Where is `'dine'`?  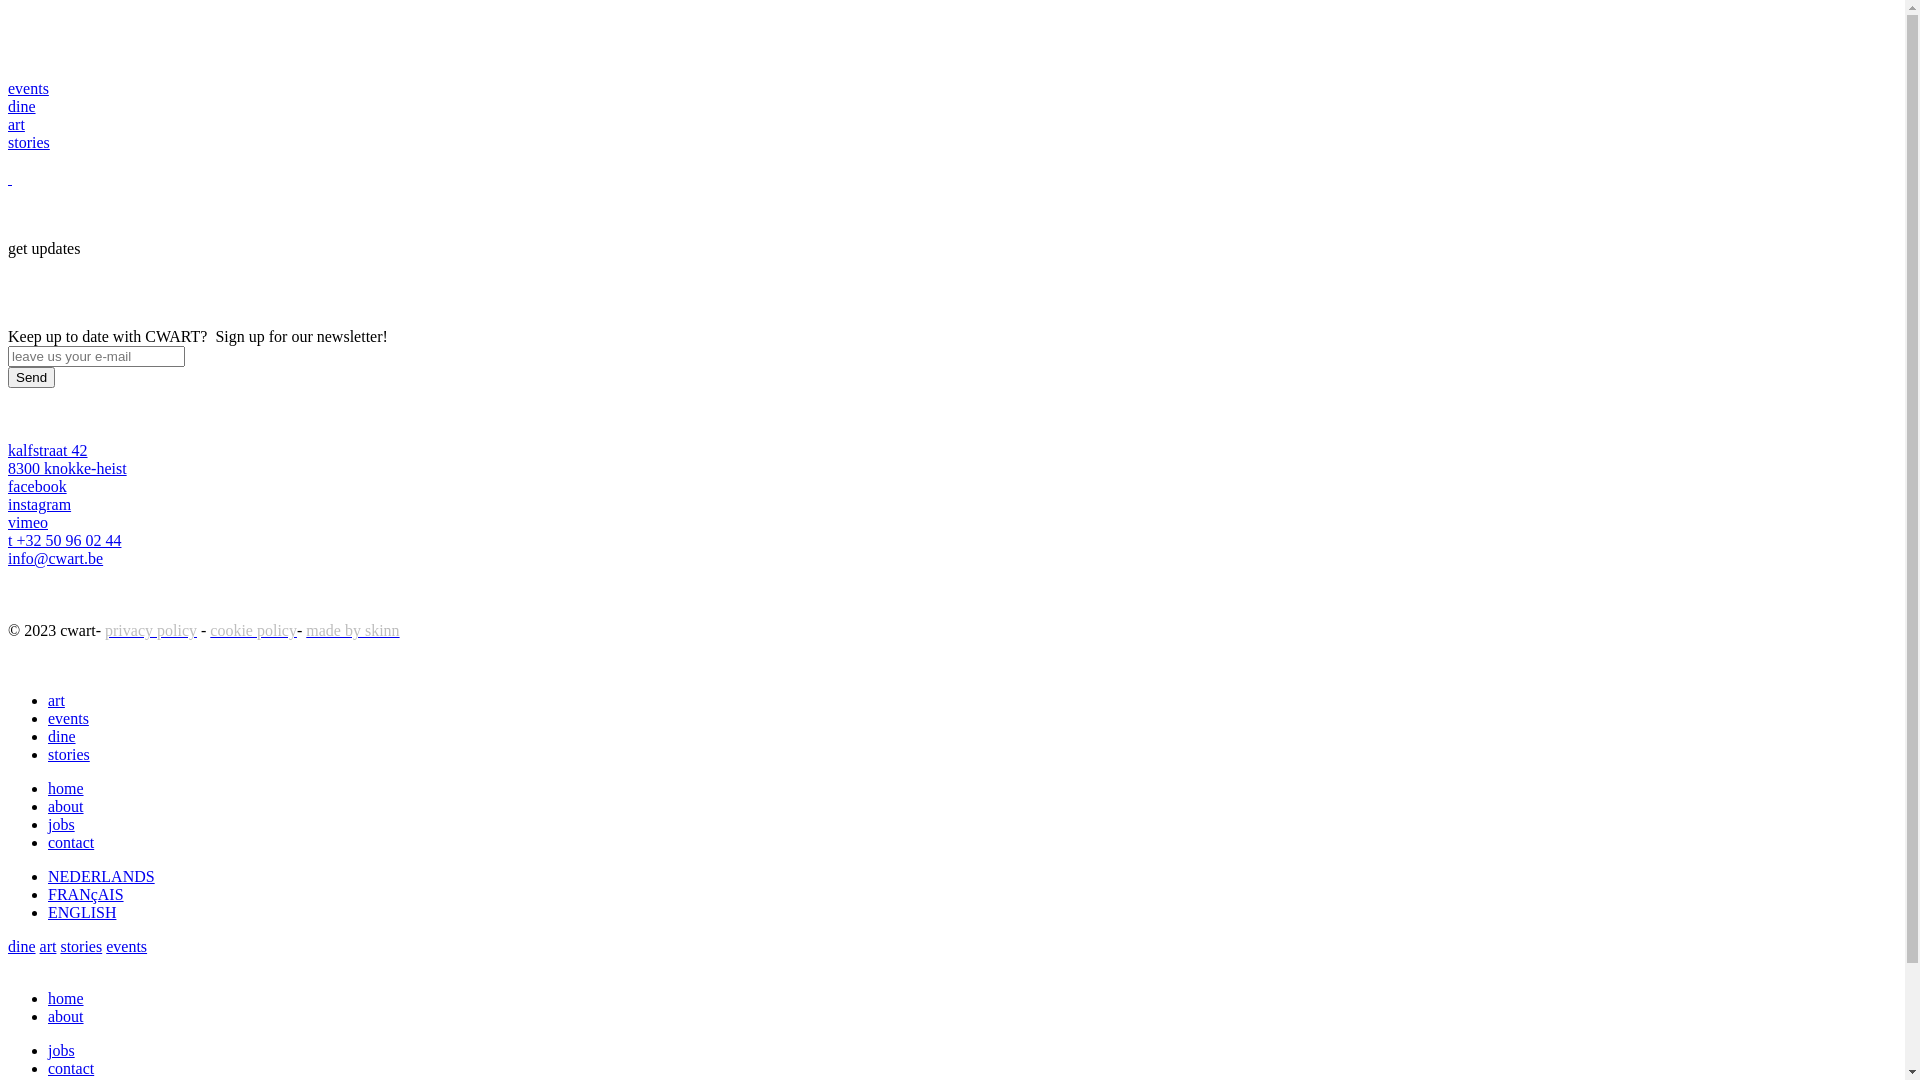 'dine' is located at coordinates (62, 736).